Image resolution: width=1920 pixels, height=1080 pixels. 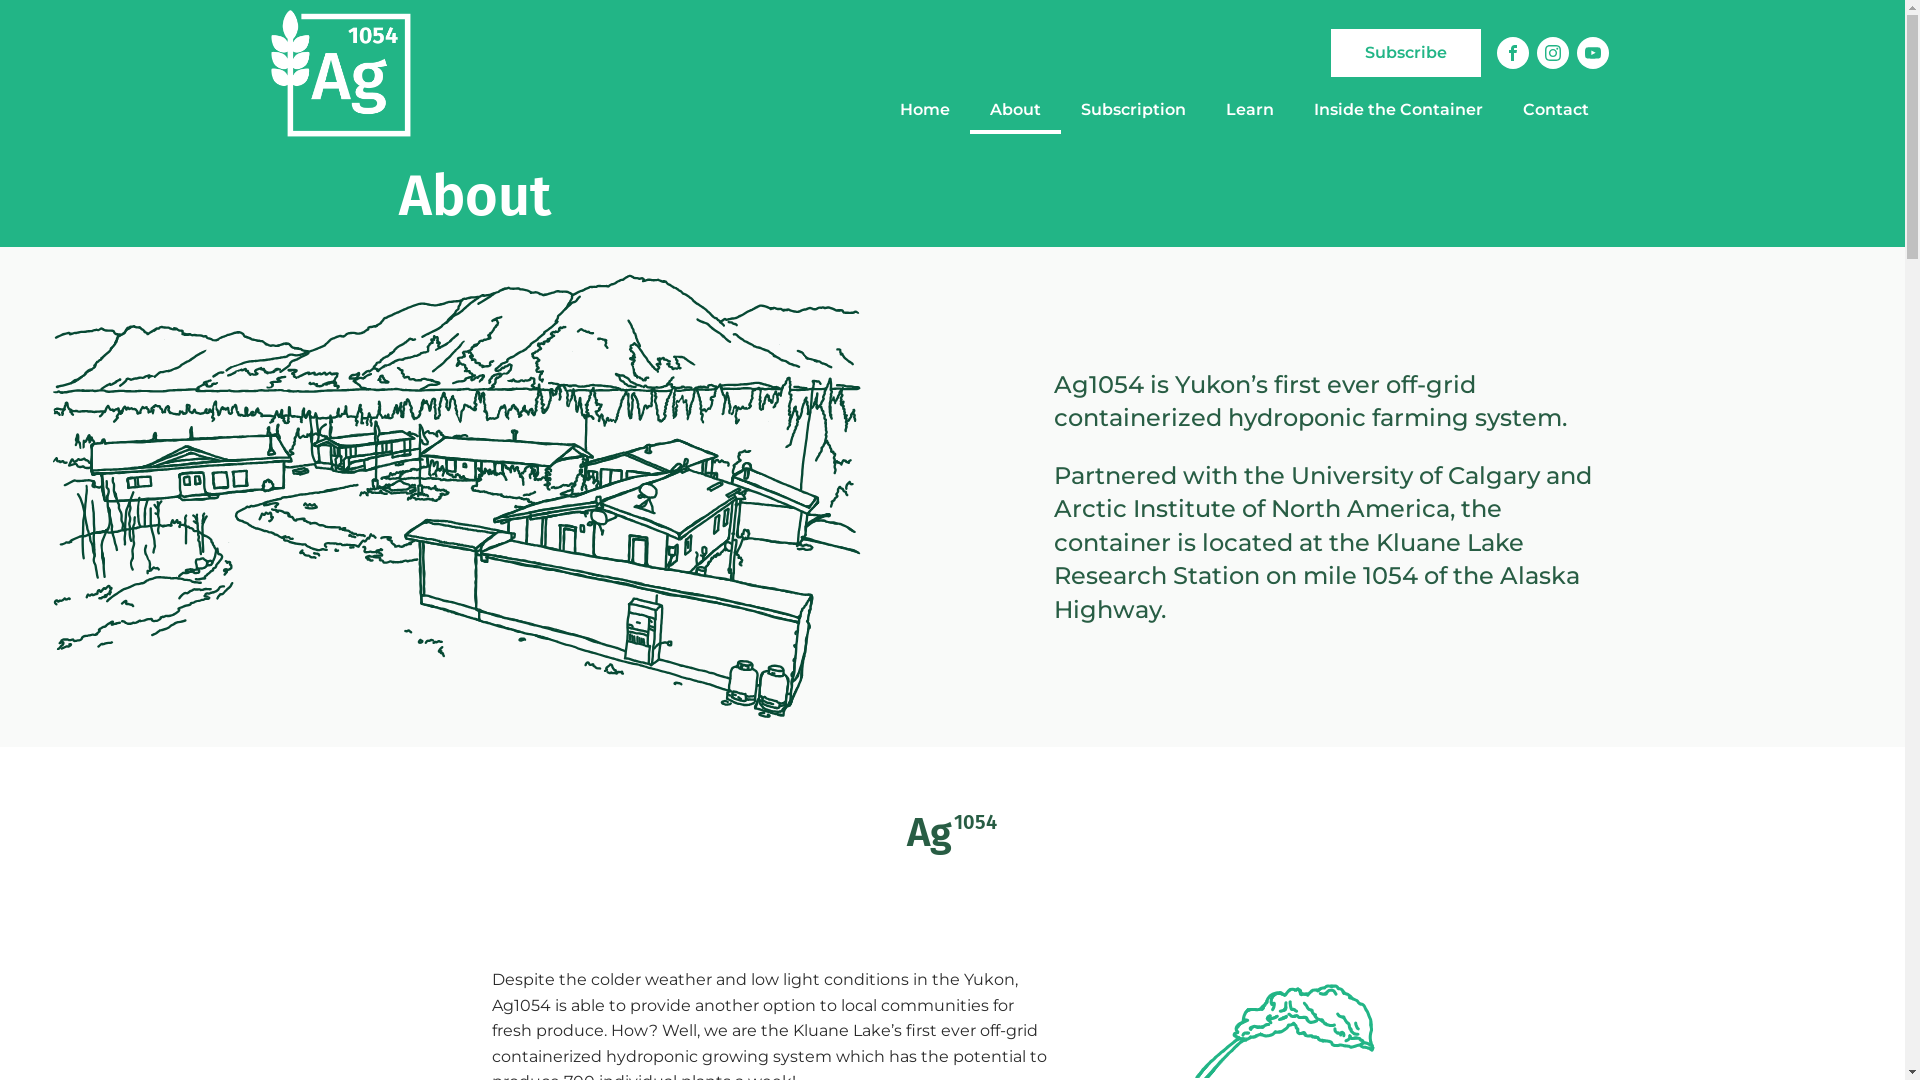 What do you see at coordinates (1397, 110) in the screenshot?
I see `'Inside the Container'` at bounding box center [1397, 110].